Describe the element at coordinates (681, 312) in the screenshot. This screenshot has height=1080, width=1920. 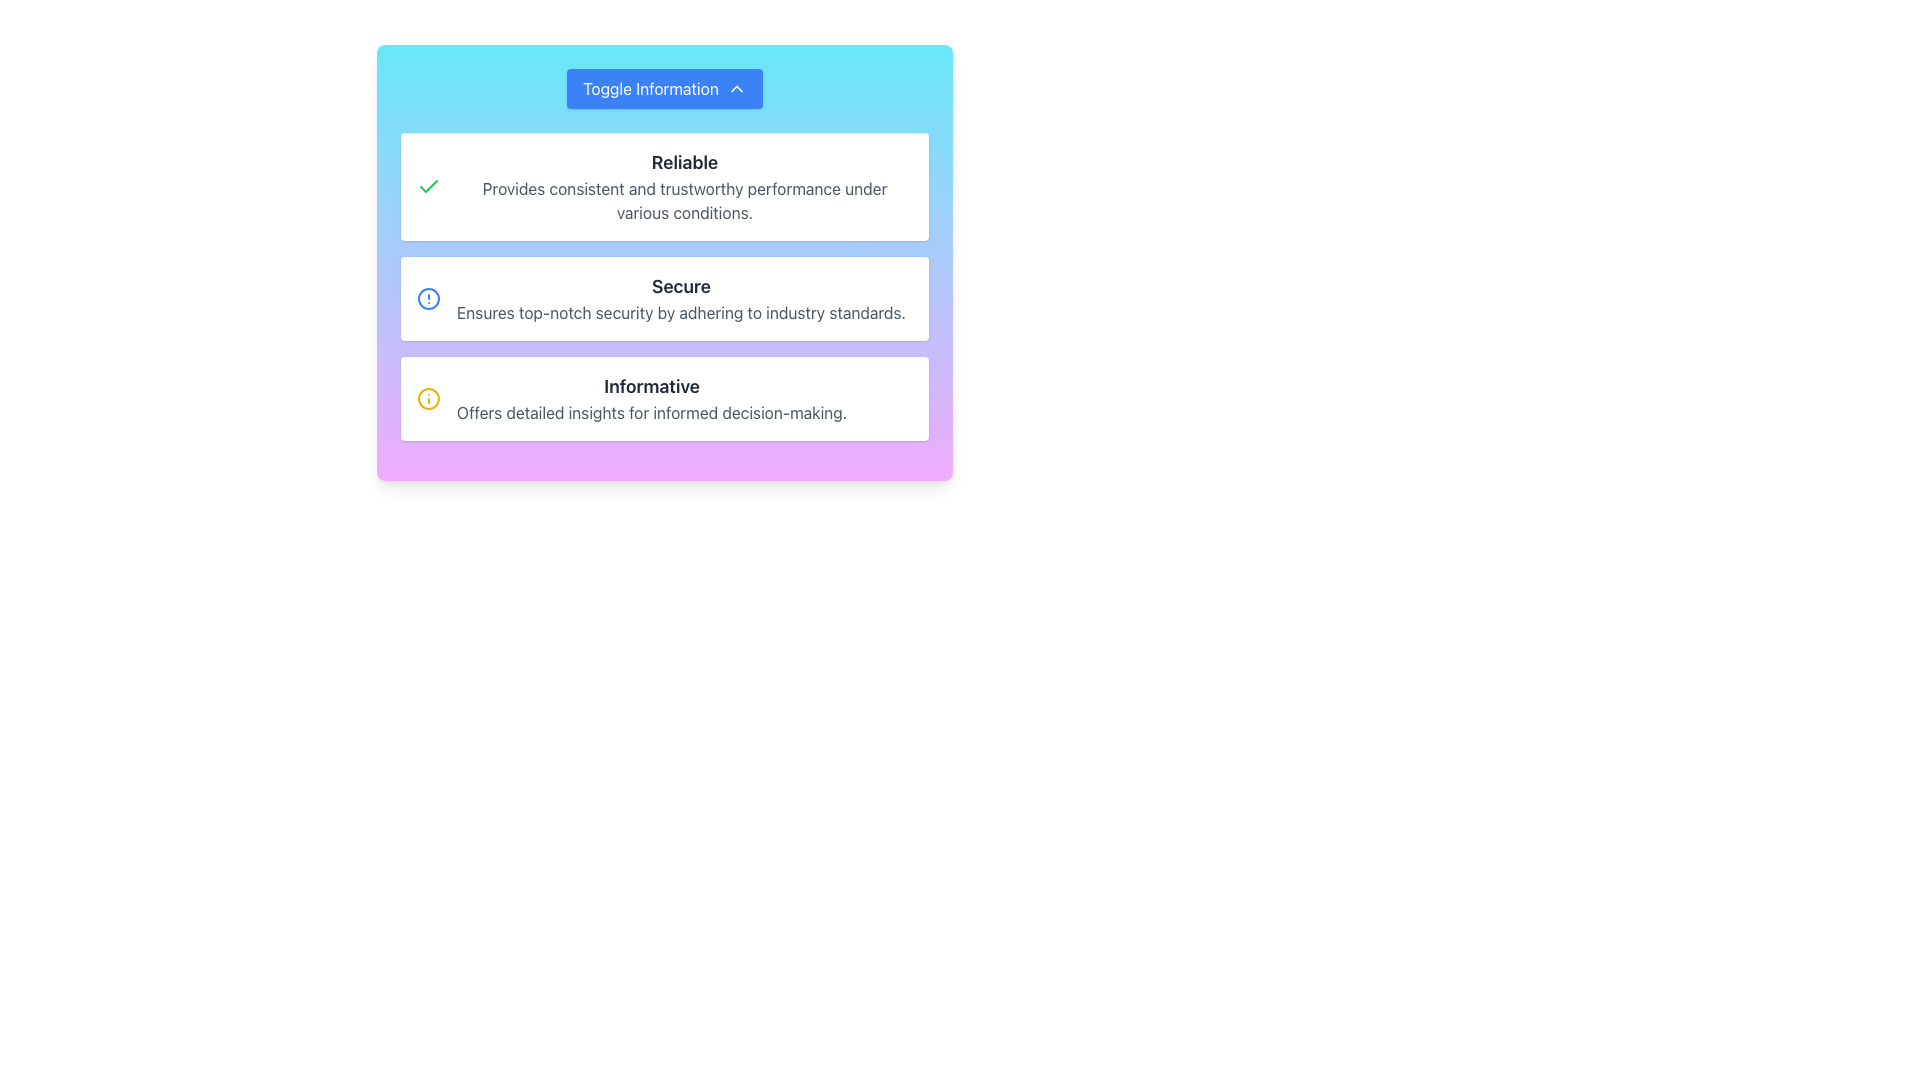
I see `supplementary information text located below the 'Secure' heading, which provides a description of the 'Secure' feature` at that location.